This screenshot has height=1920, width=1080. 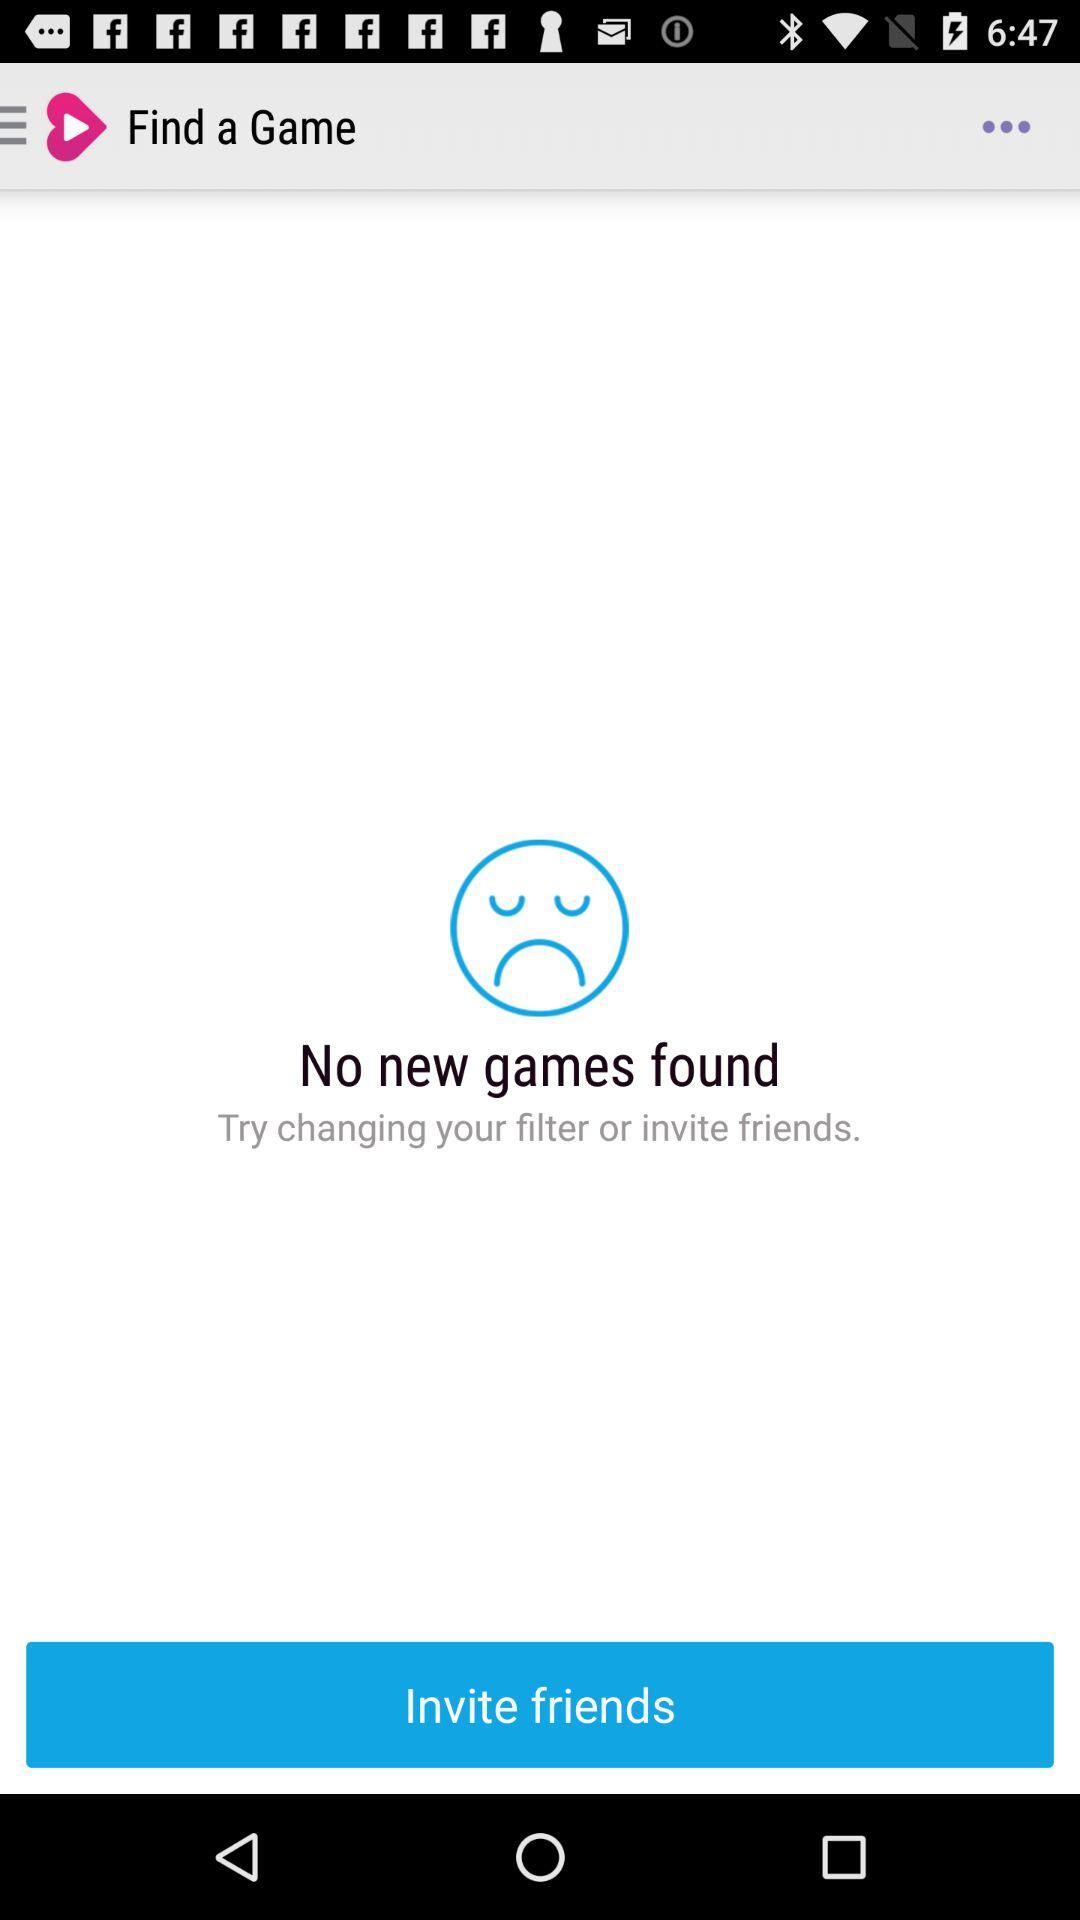 What do you see at coordinates (1006, 124) in the screenshot?
I see `icon at the top right corner` at bounding box center [1006, 124].